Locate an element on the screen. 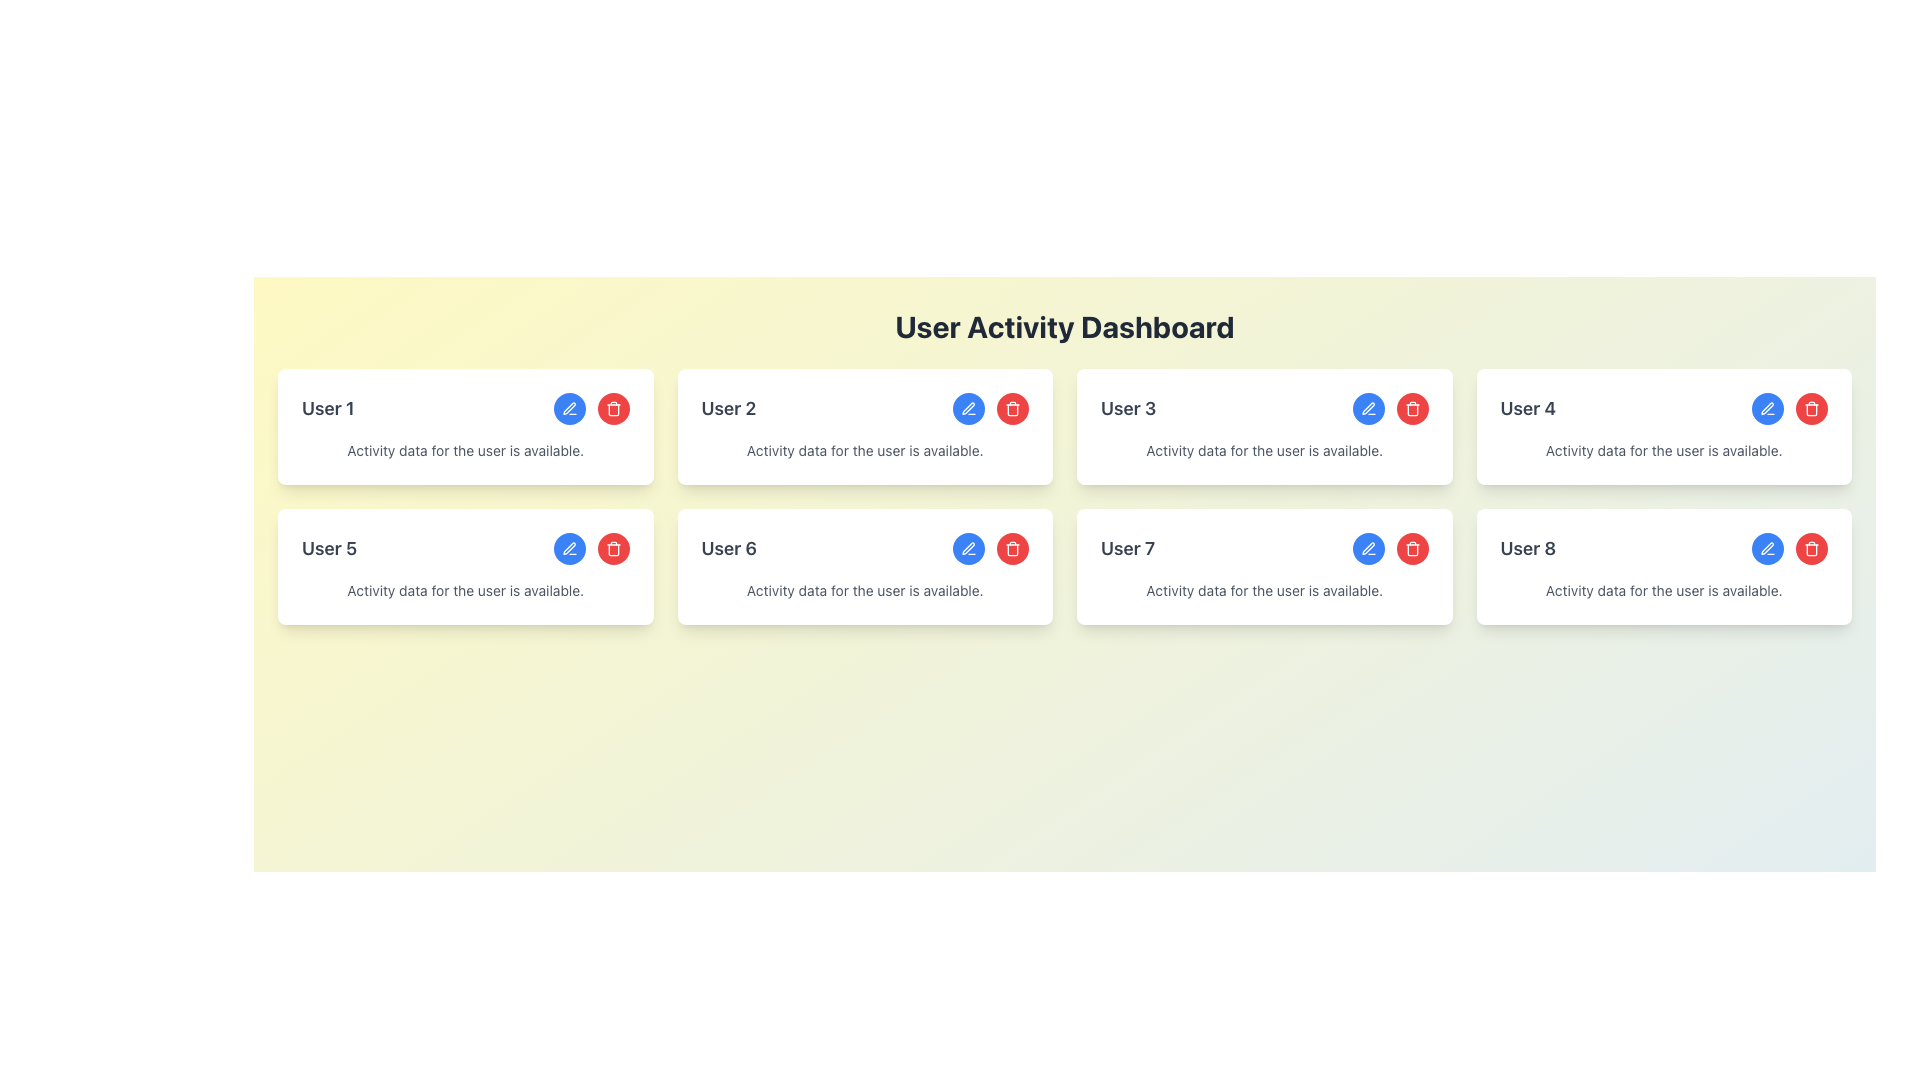 This screenshot has height=1080, width=1920. the edit button located in the top-right corner of the card labeled 'User 4' to modify the user's data is located at coordinates (1767, 407).